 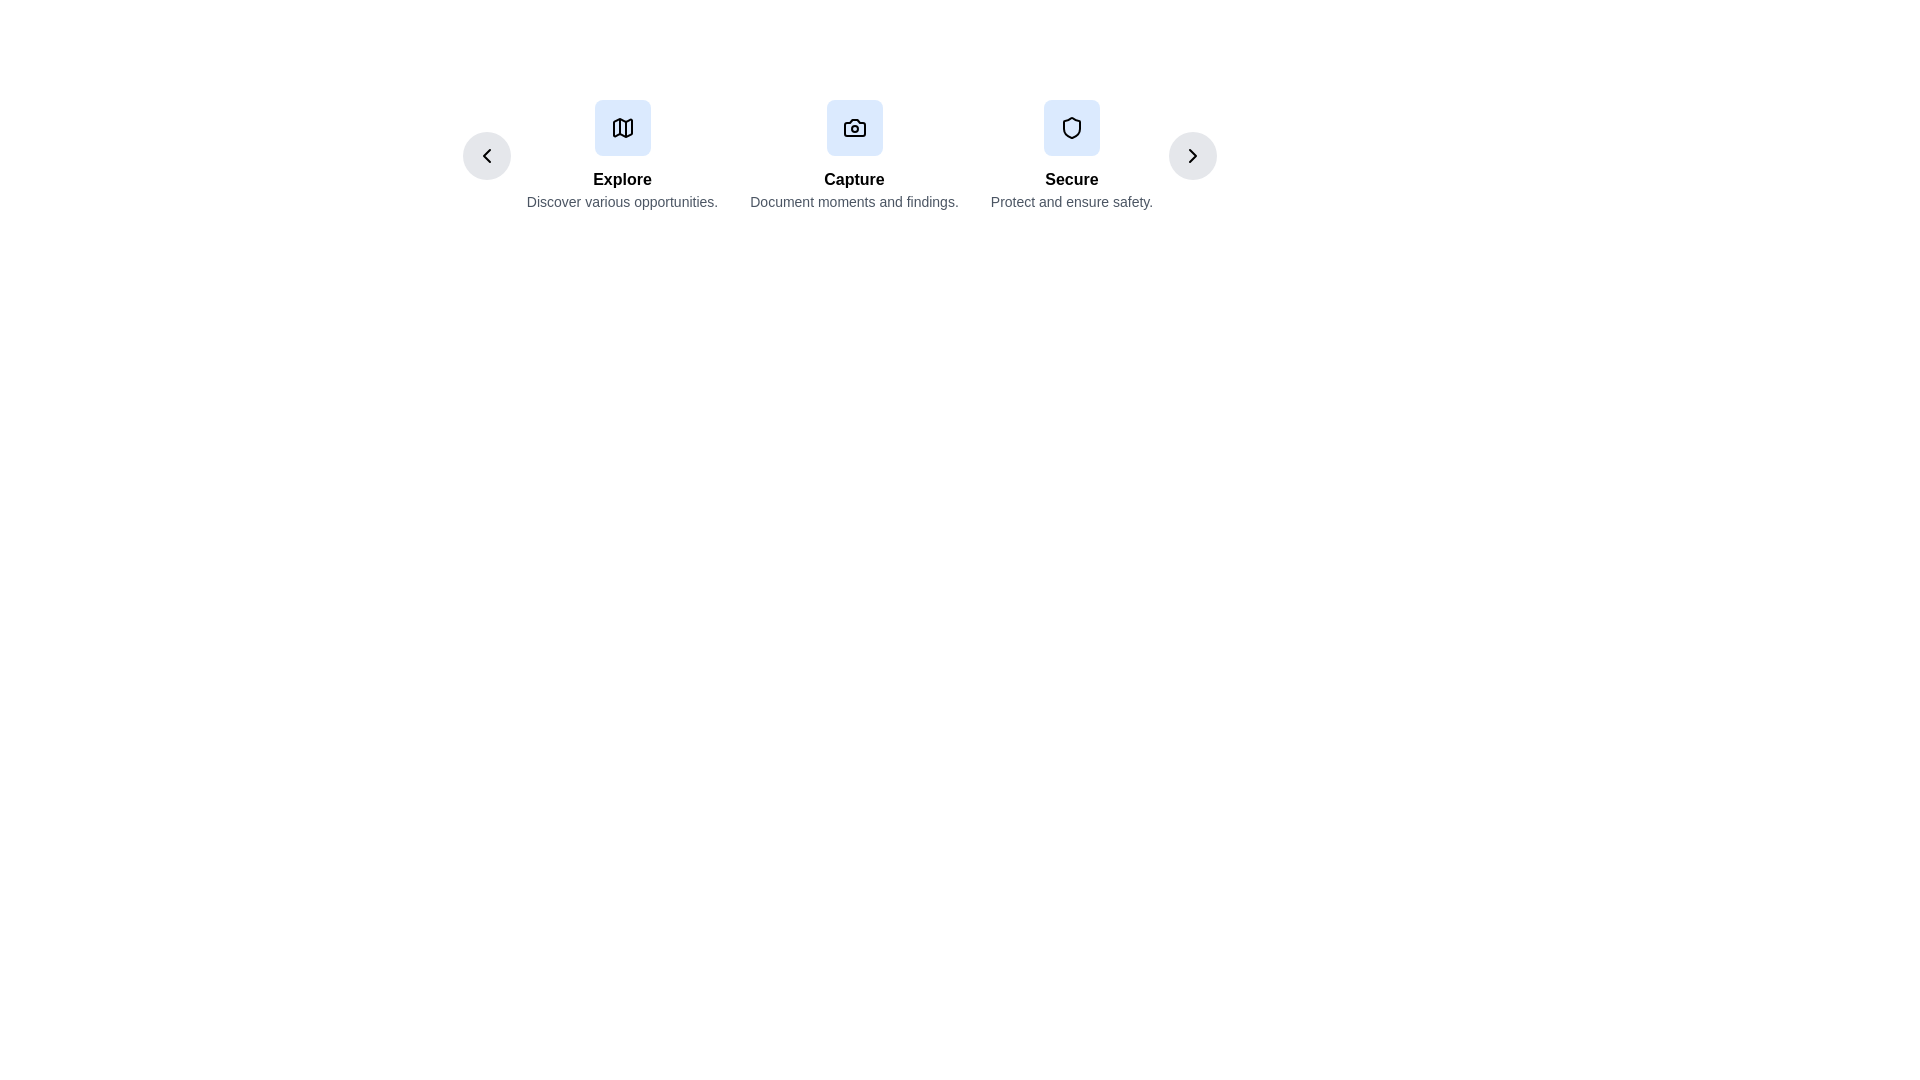 I want to click on the 'Capture' icon, which is the second item in a row of three similar items, visually representing the functionality for taking photographs or screenshots, so click(x=854, y=127).